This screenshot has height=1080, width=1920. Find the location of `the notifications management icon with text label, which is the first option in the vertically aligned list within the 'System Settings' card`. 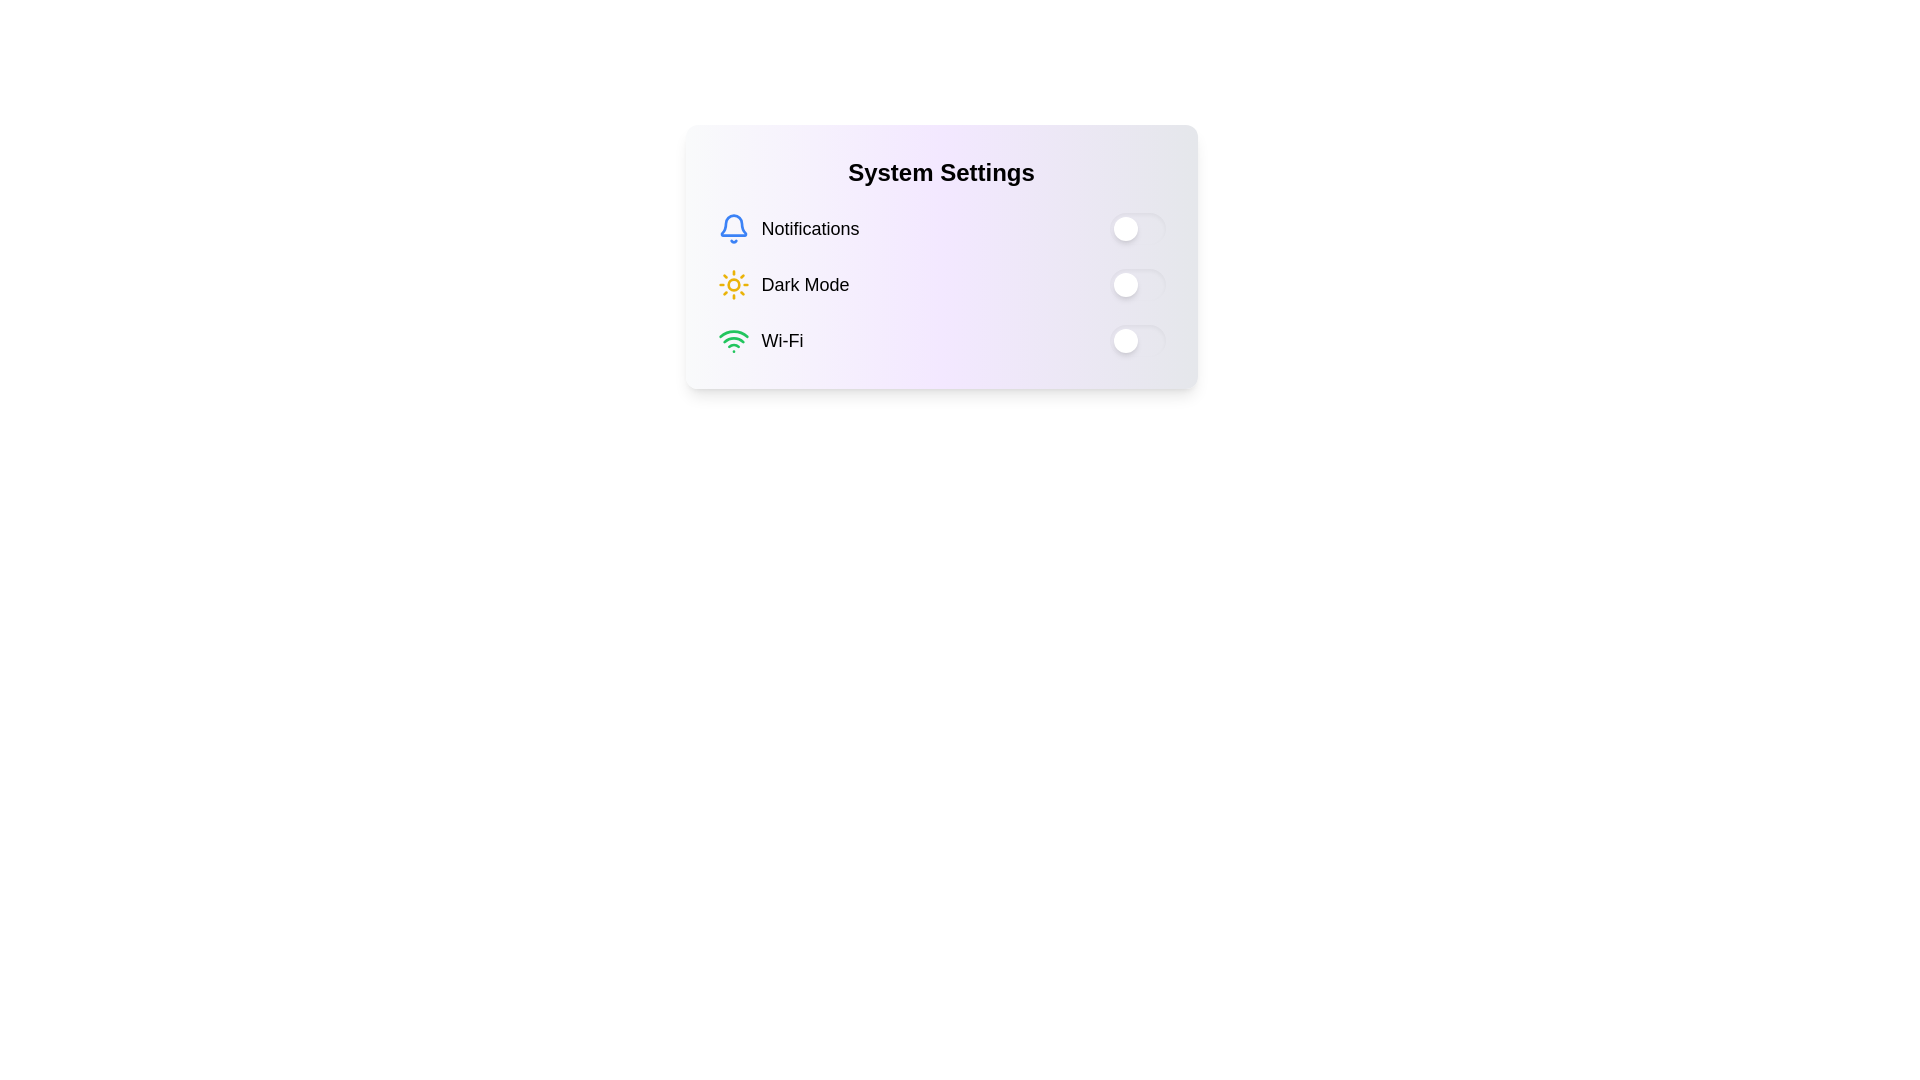

the notifications management icon with text label, which is the first option in the vertically aligned list within the 'System Settings' card is located at coordinates (787, 227).